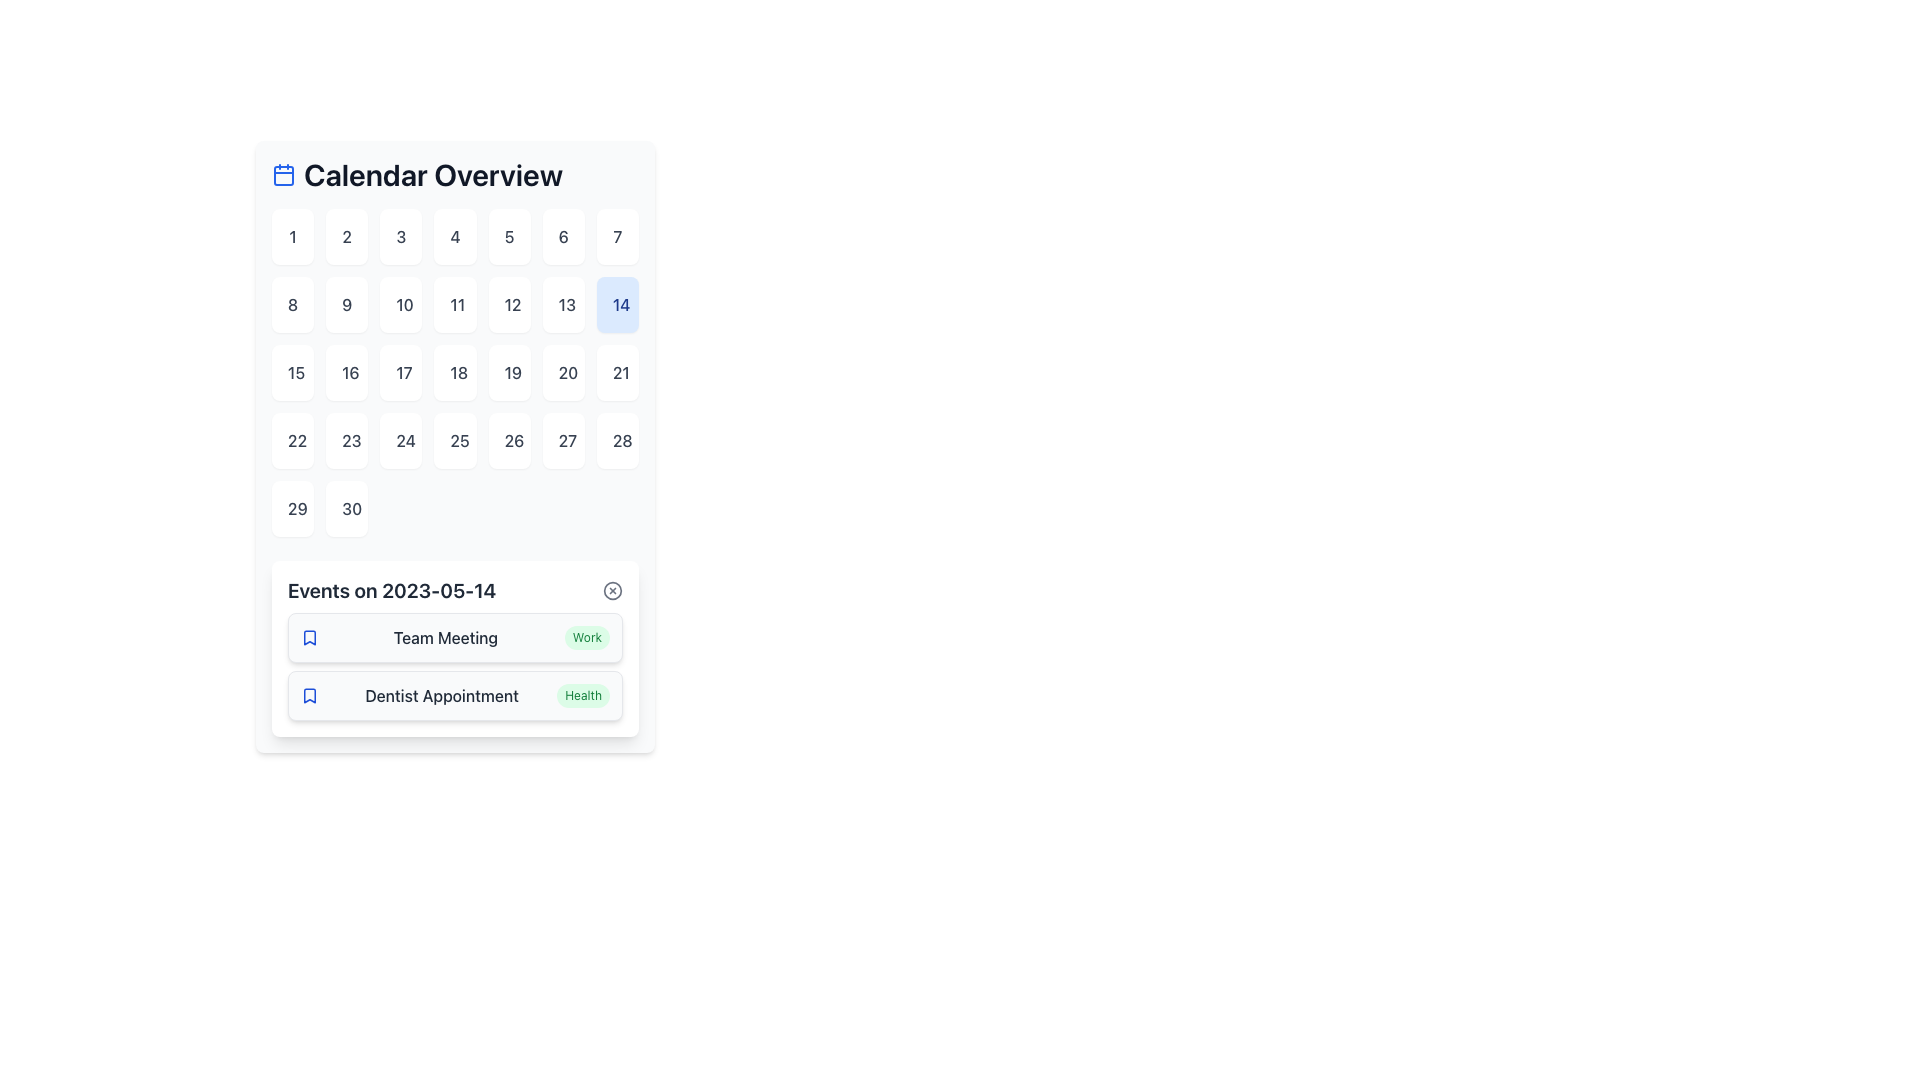 The width and height of the screenshot is (1920, 1080). What do you see at coordinates (454, 694) in the screenshot?
I see `the second list item labeled 'Dentist Appointment' under the 'Events on 2023-05-14' section` at bounding box center [454, 694].